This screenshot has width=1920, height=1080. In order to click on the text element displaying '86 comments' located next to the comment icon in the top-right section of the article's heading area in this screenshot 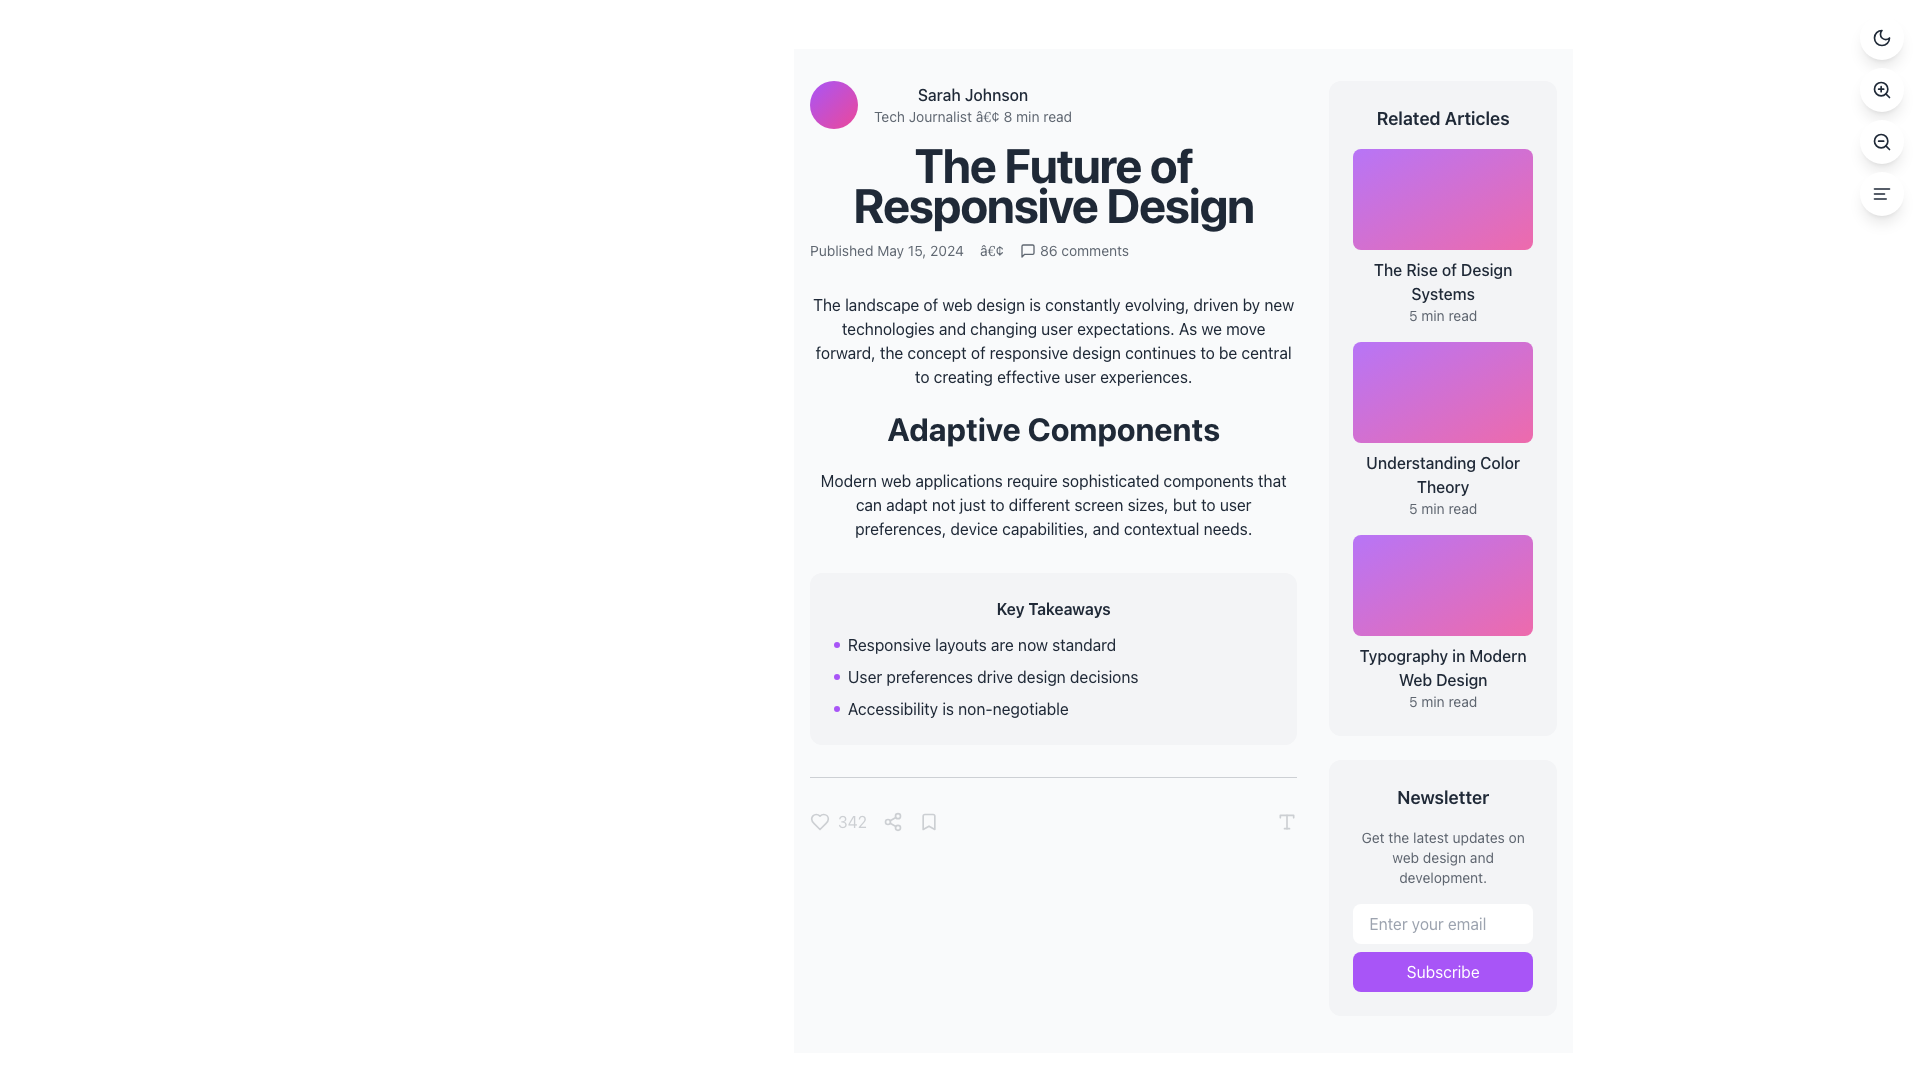, I will do `click(1083, 249)`.